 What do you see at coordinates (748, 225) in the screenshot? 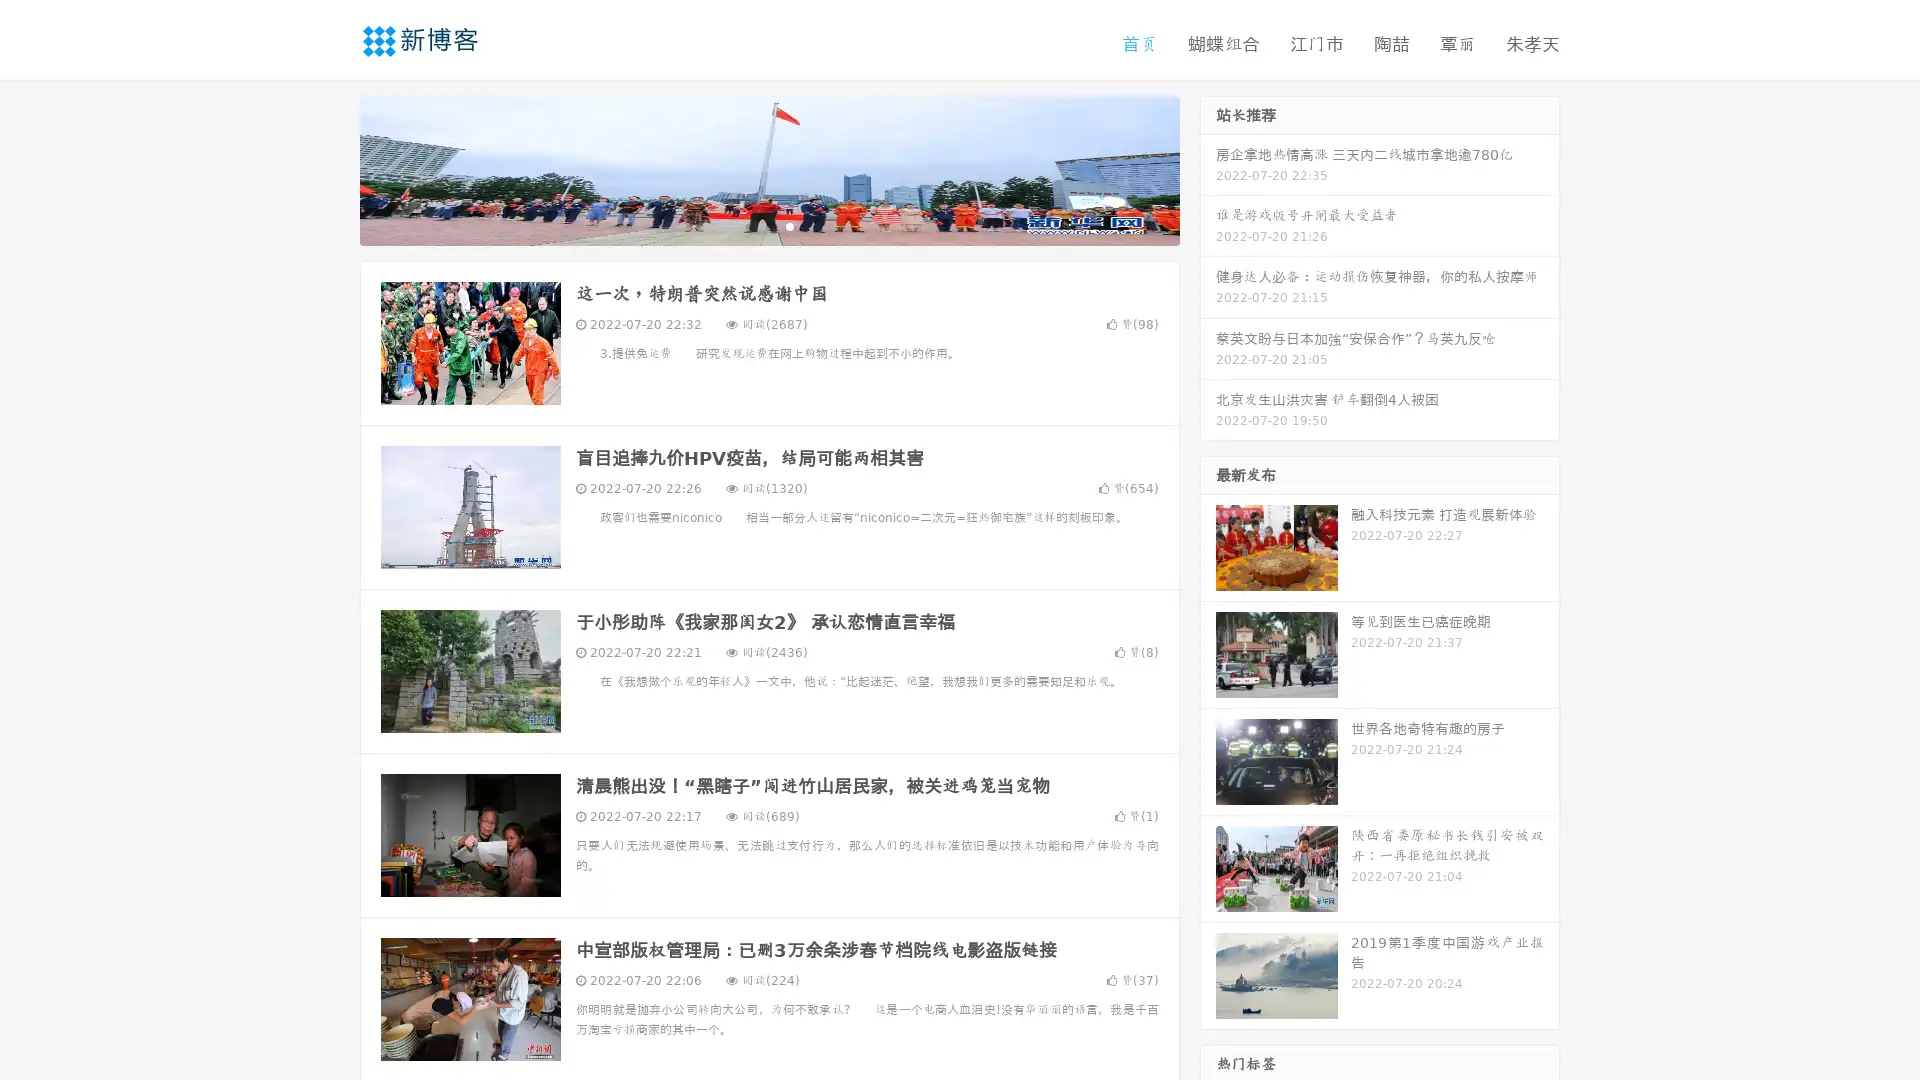
I see `Go to slide 1` at bounding box center [748, 225].